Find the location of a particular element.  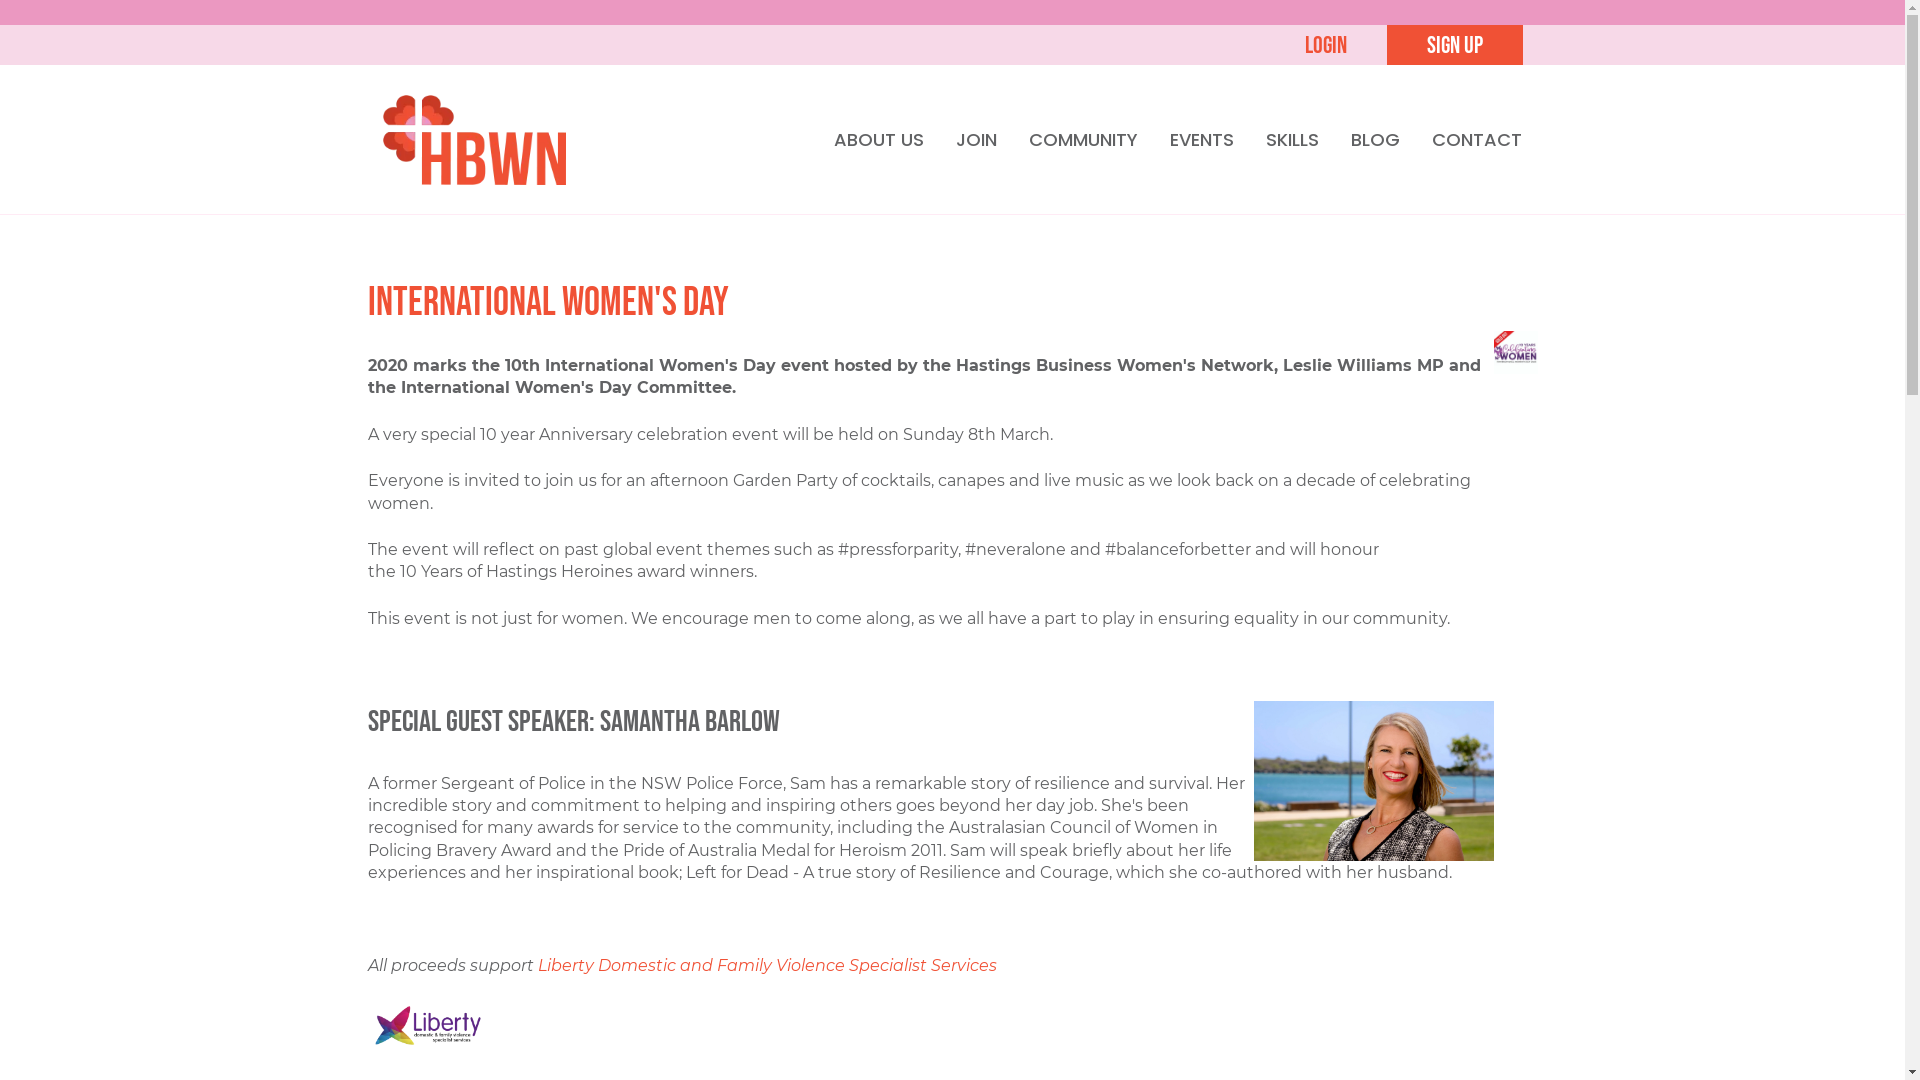

'COMMUNITY' is located at coordinates (1082, 138).